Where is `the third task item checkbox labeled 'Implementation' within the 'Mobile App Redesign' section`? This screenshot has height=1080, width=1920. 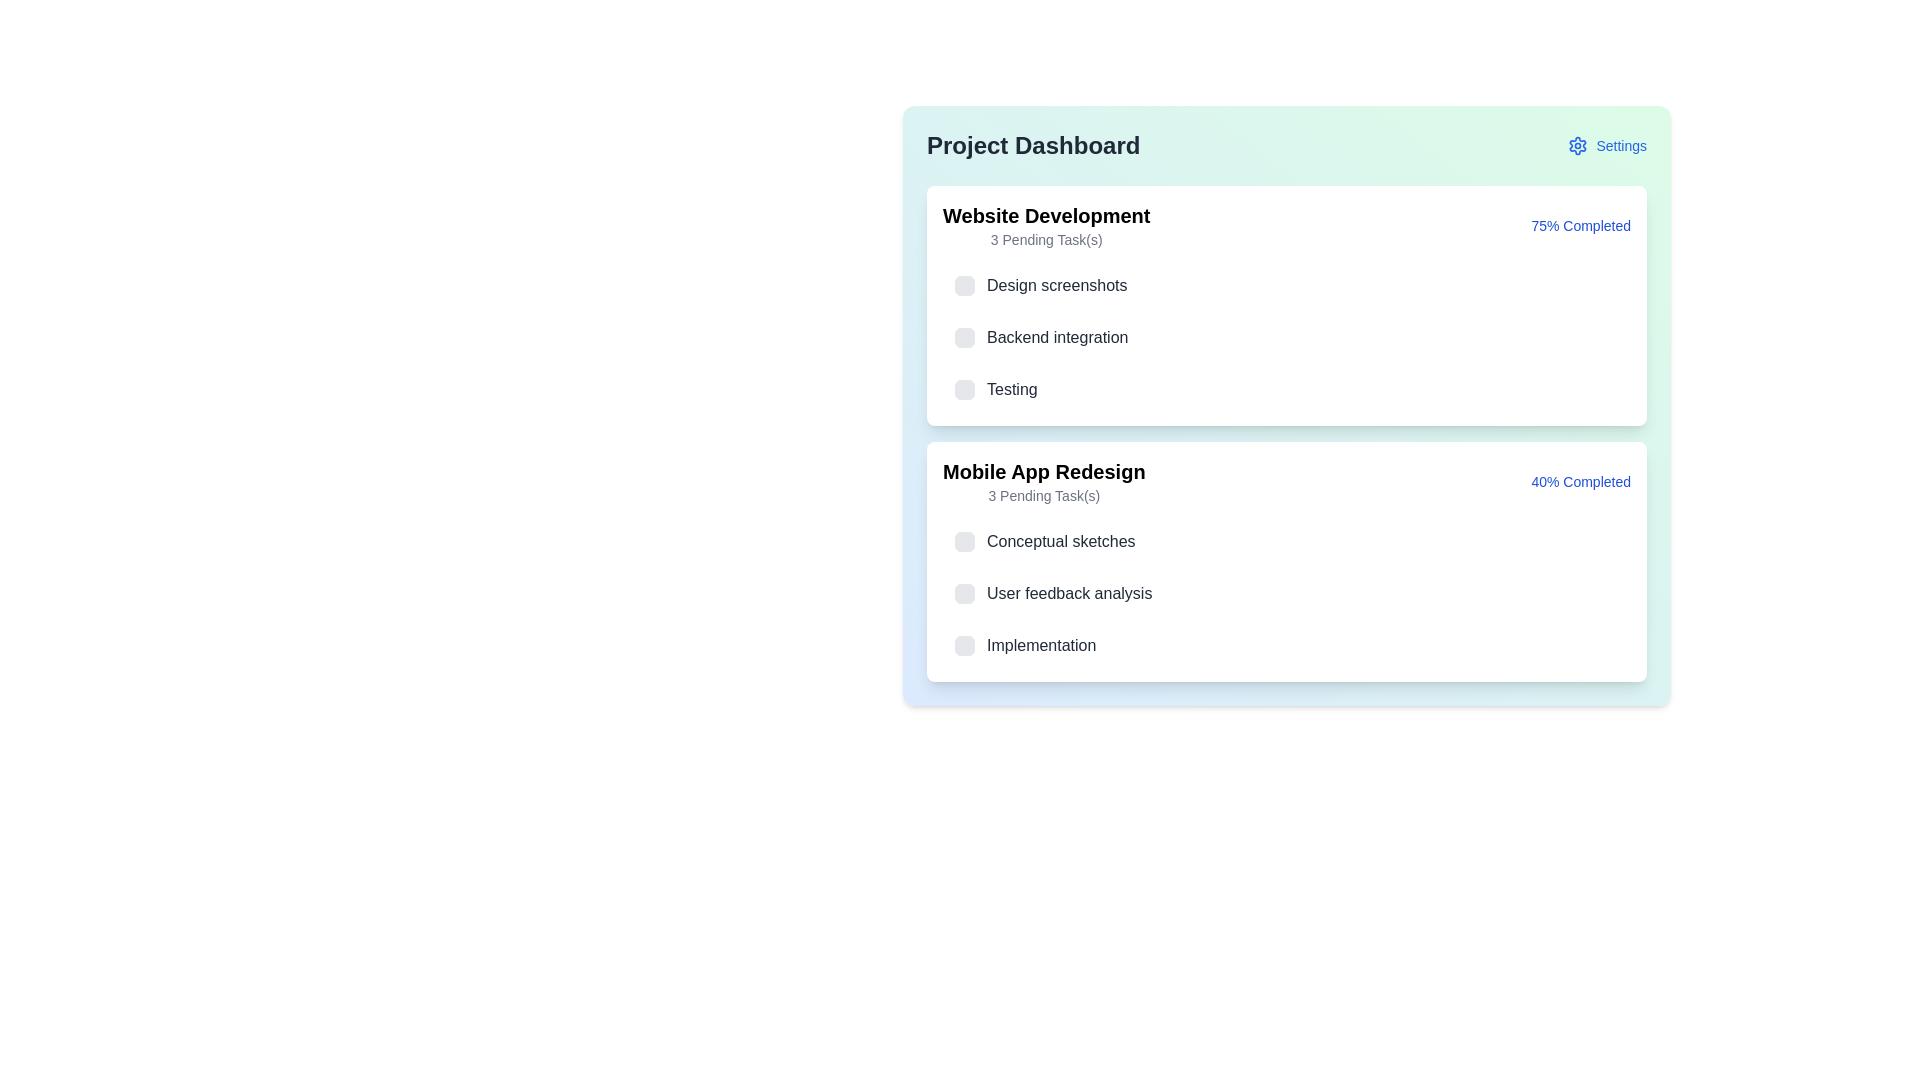
the third task item checkbox labeled 'Implementation' within the 'Mobile App Redesign' section is located at coordinates (1286, 645).